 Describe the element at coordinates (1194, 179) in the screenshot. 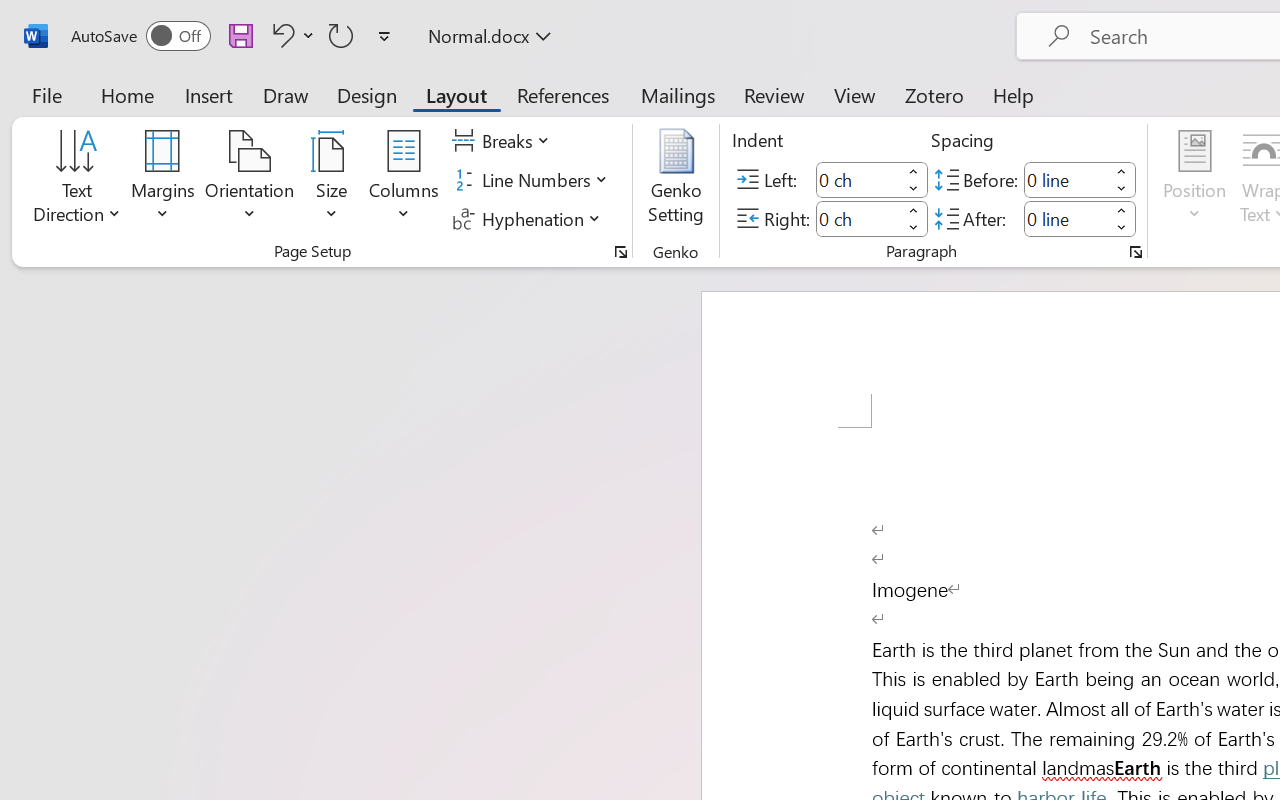

I see `'Position'` at that location.